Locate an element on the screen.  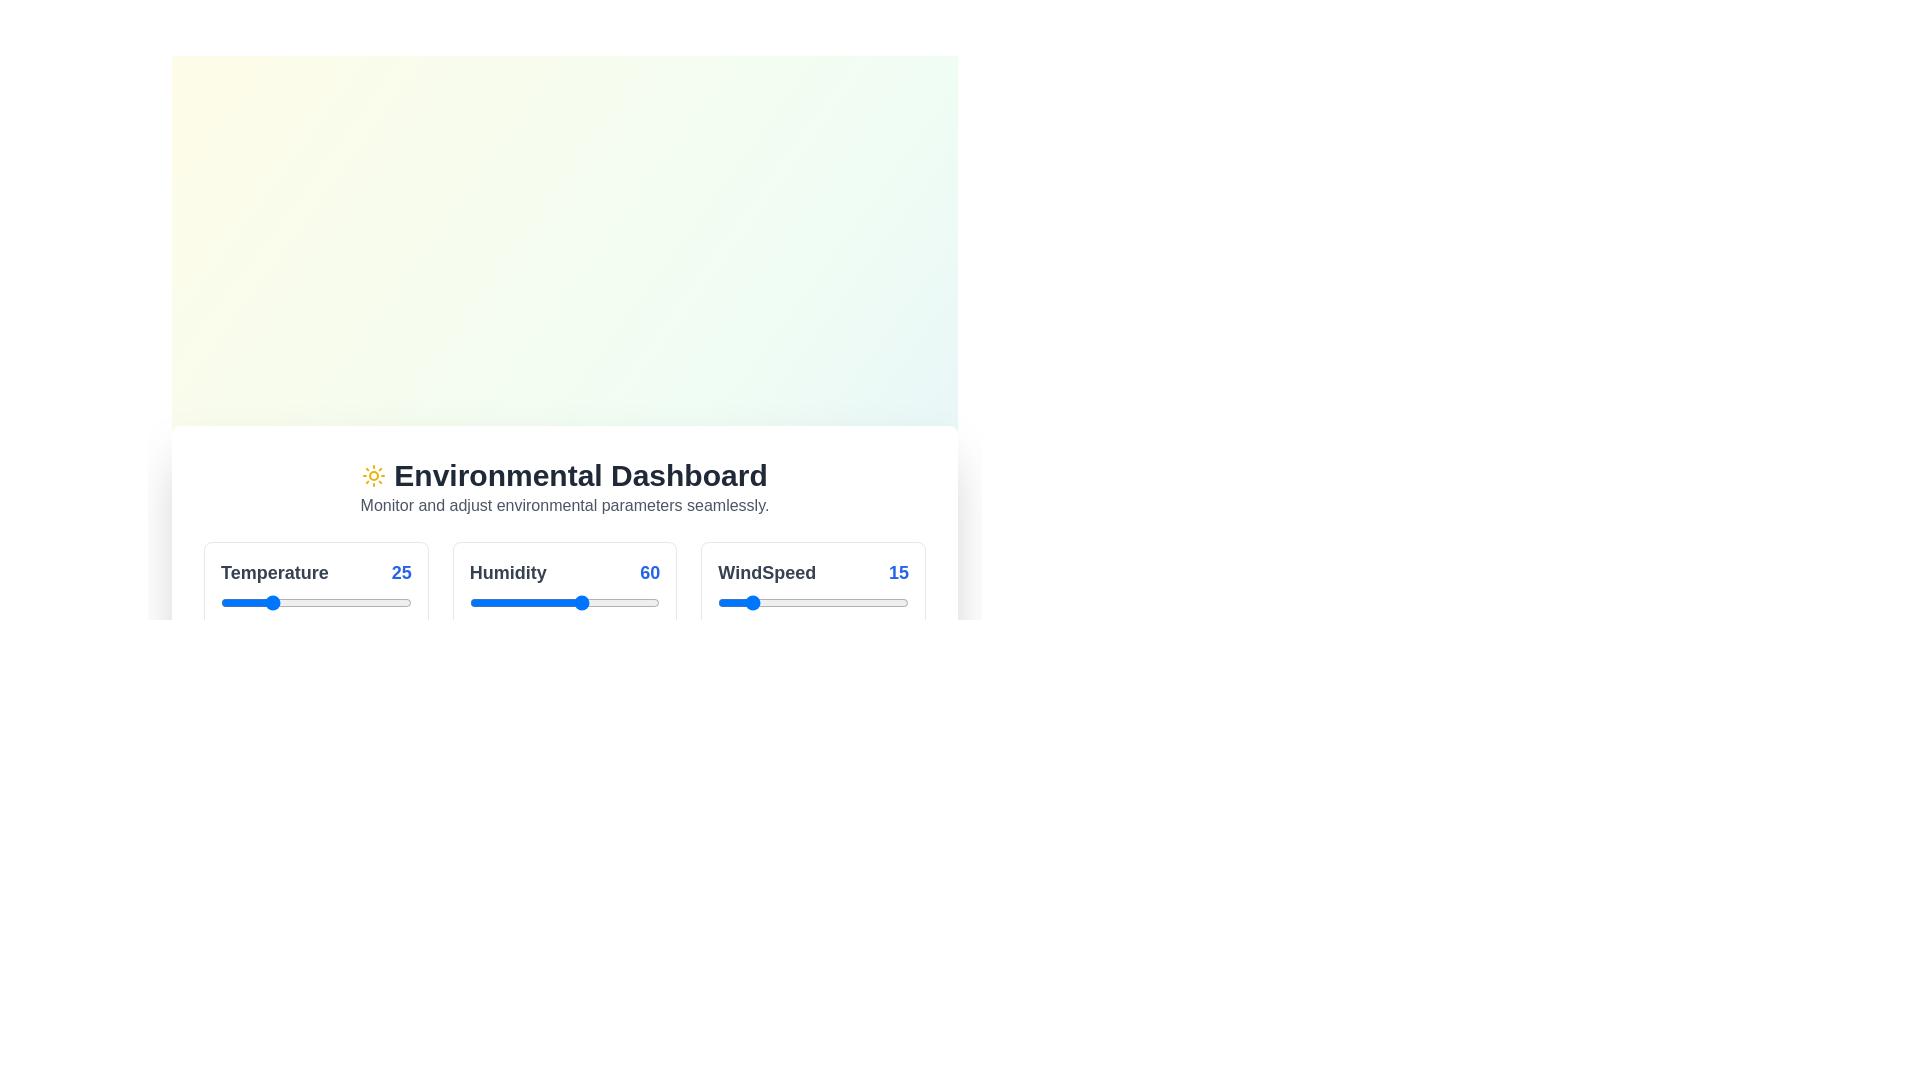
the Humidity slider is located at coordinates (538, 601).